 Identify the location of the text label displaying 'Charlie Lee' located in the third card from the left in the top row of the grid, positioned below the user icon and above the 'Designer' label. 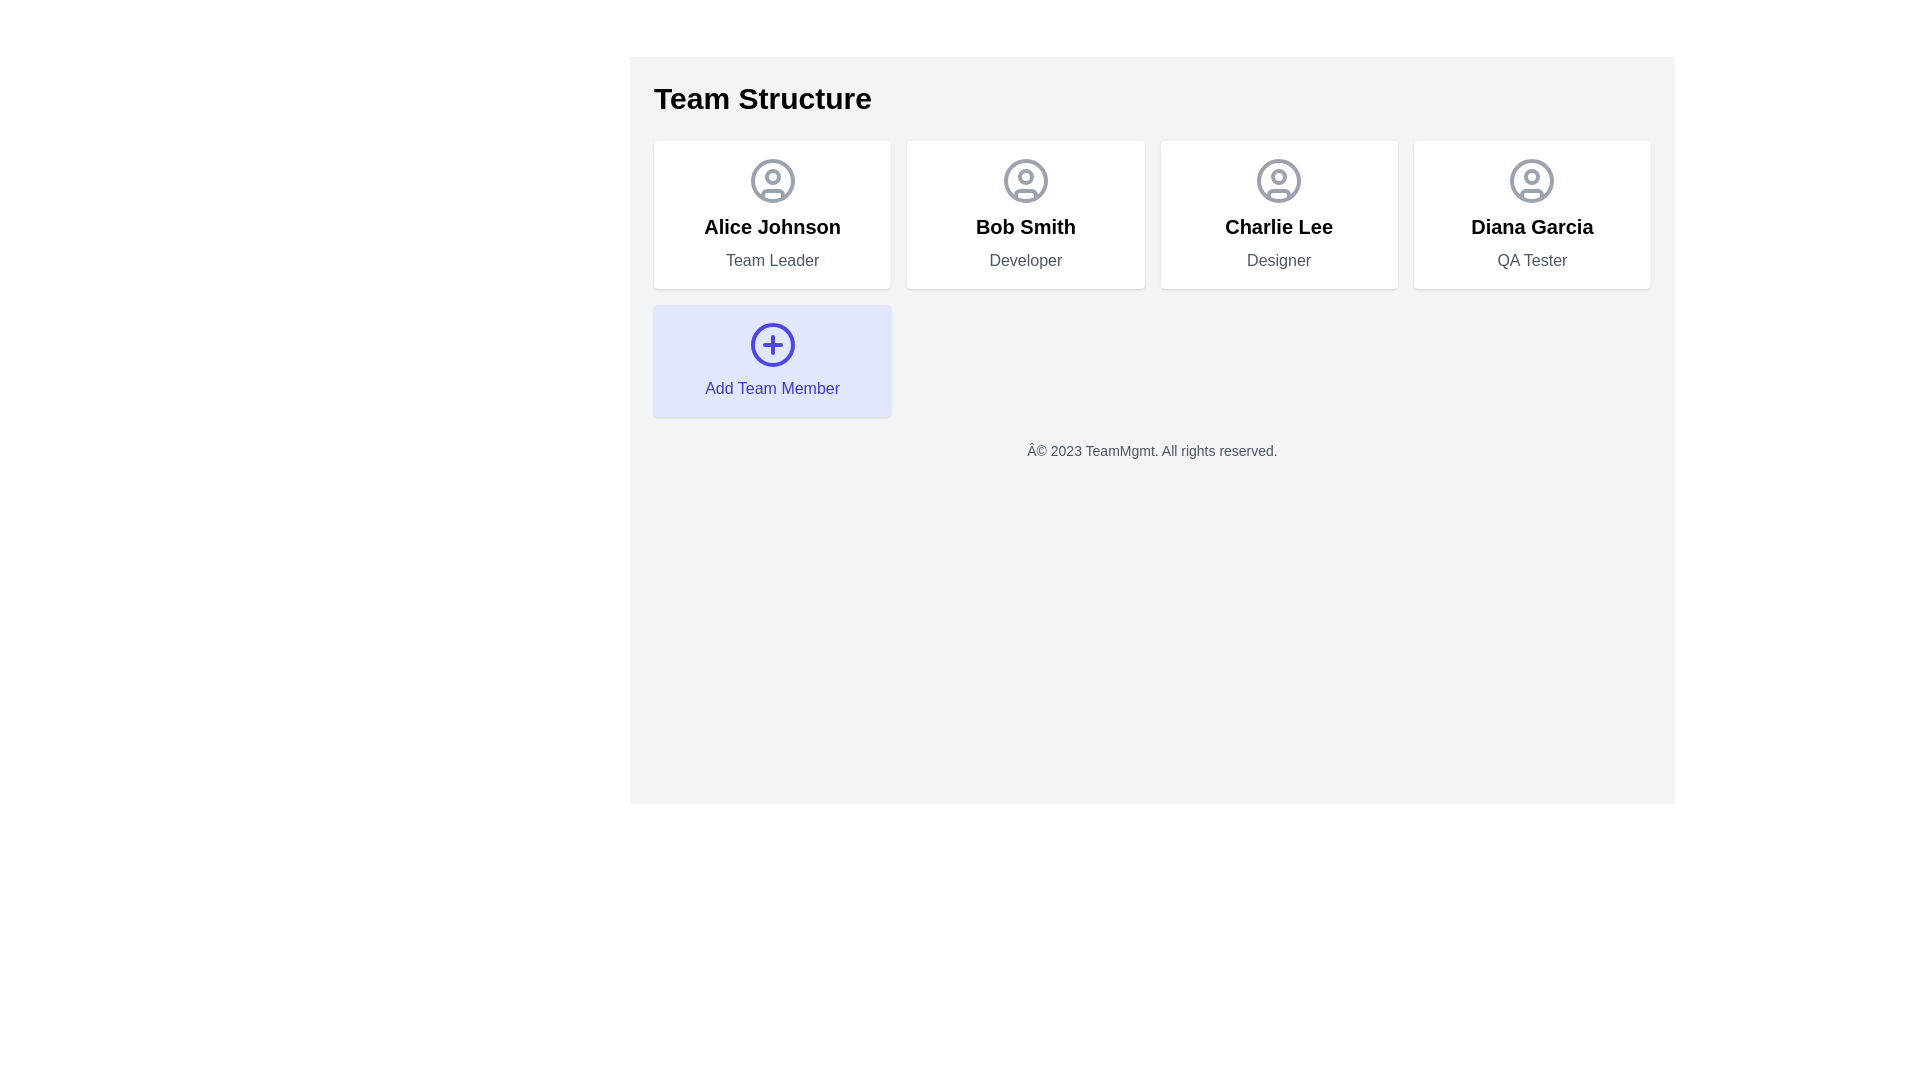
(1277, 226).